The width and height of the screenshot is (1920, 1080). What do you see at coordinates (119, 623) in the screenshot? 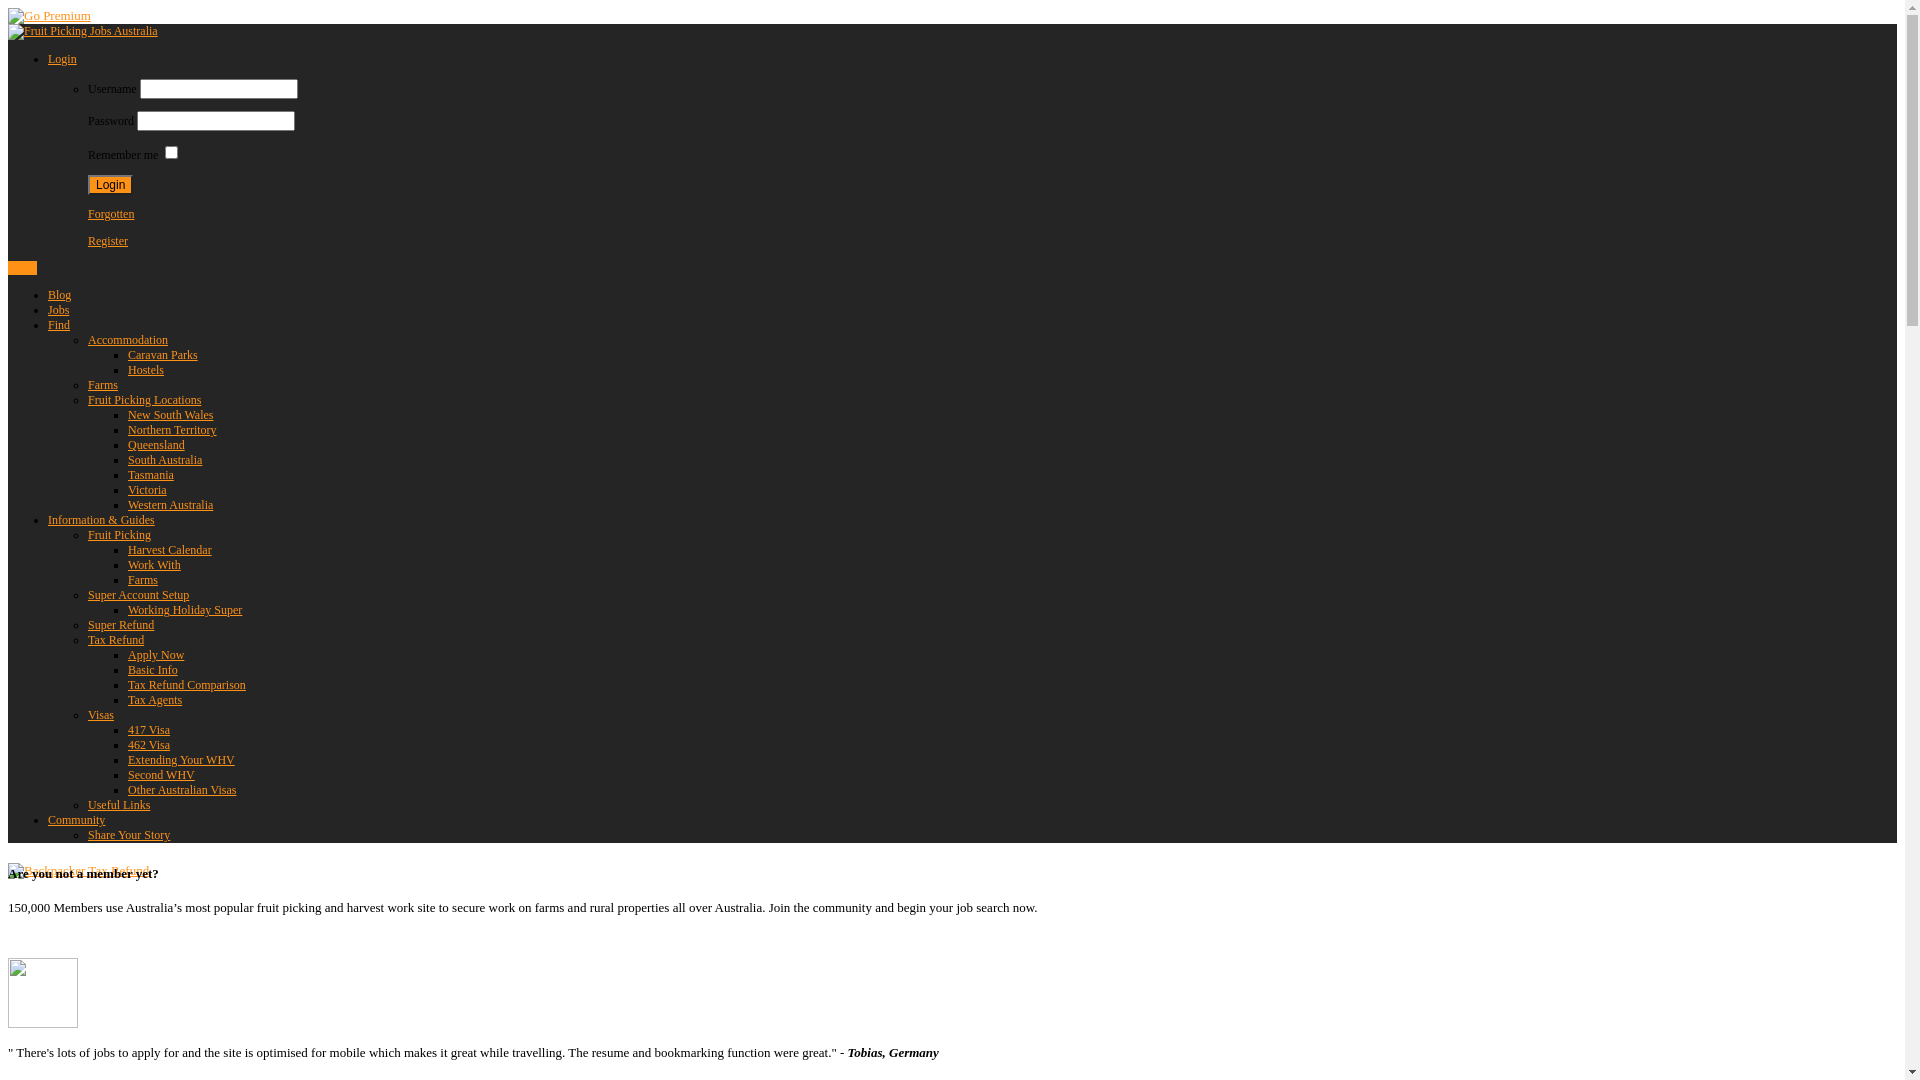
I see `'Super Refund'` at bounding box center [119, 623].